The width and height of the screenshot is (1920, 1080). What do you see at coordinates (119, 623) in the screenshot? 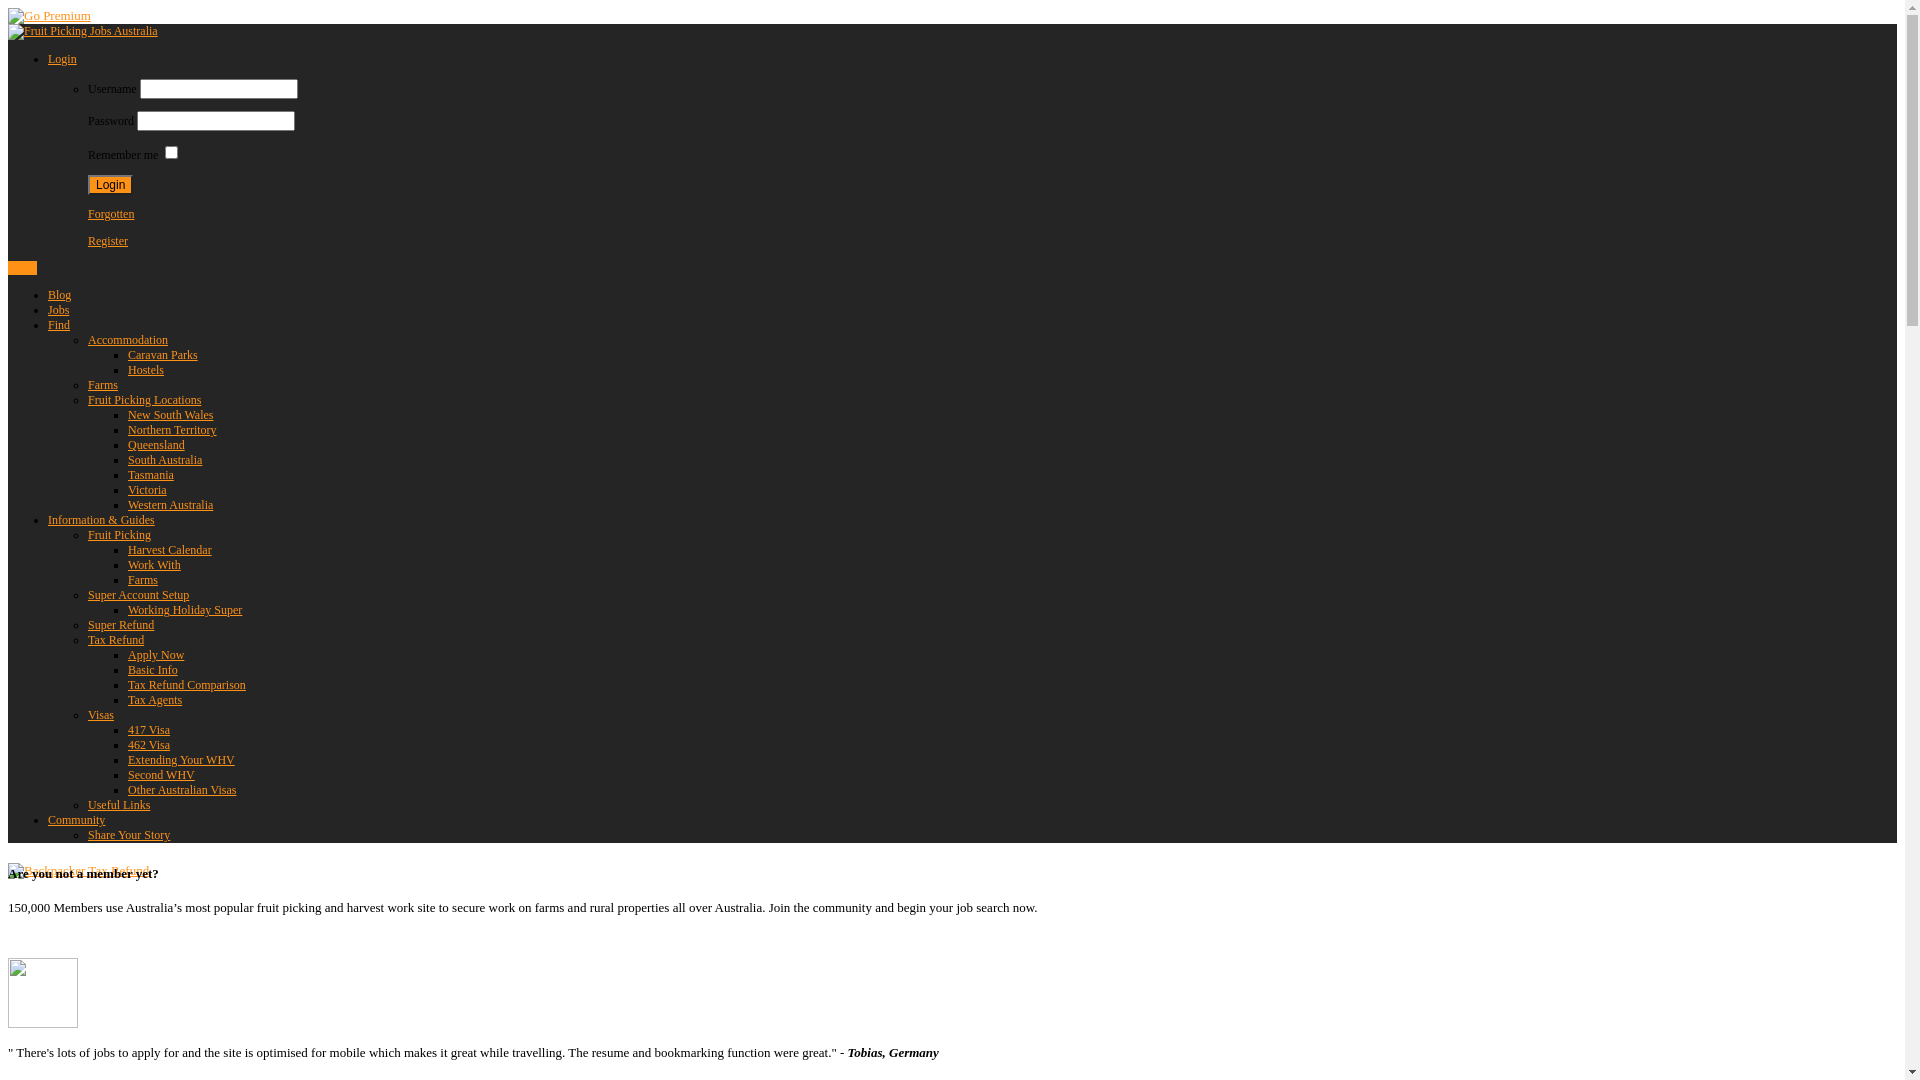
I see `'Super Refund'` at bounding box center [119, 623].